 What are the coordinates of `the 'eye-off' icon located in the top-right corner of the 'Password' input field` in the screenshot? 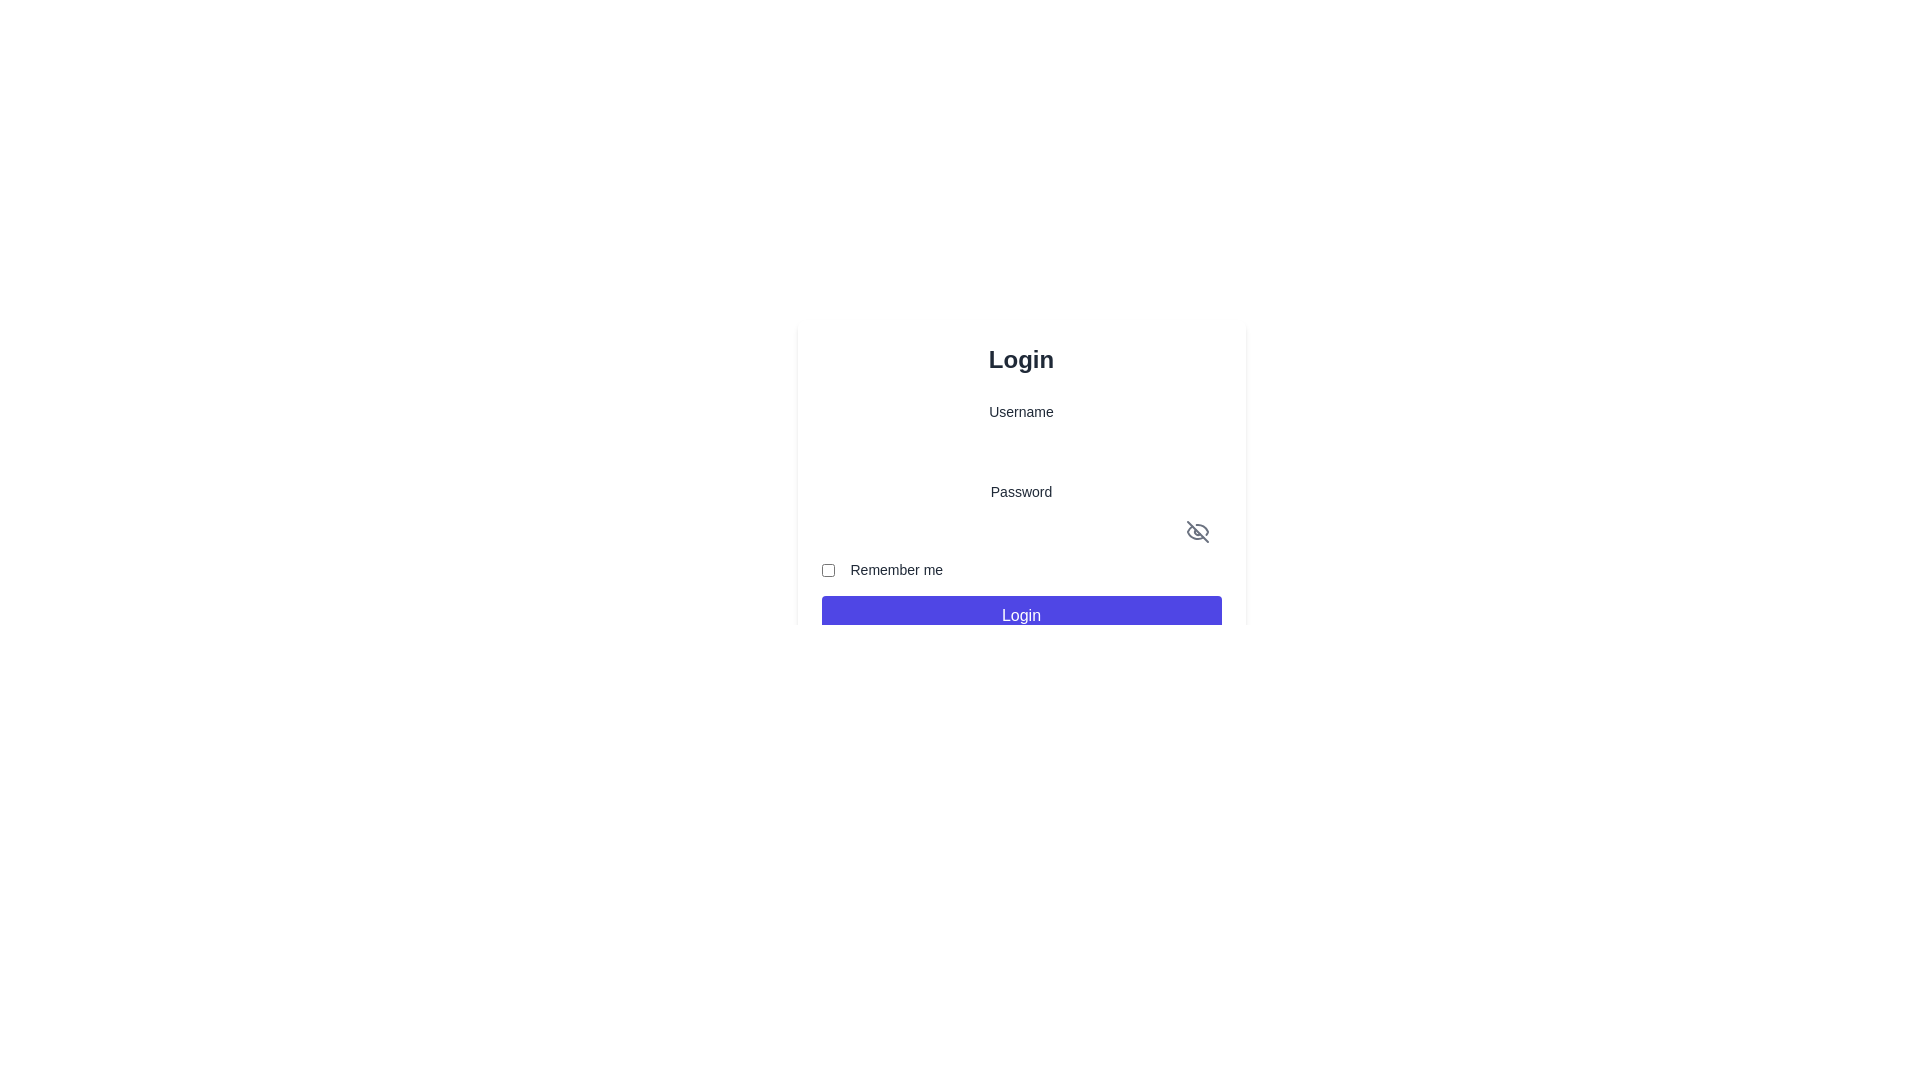 It's located at (1200, 528).